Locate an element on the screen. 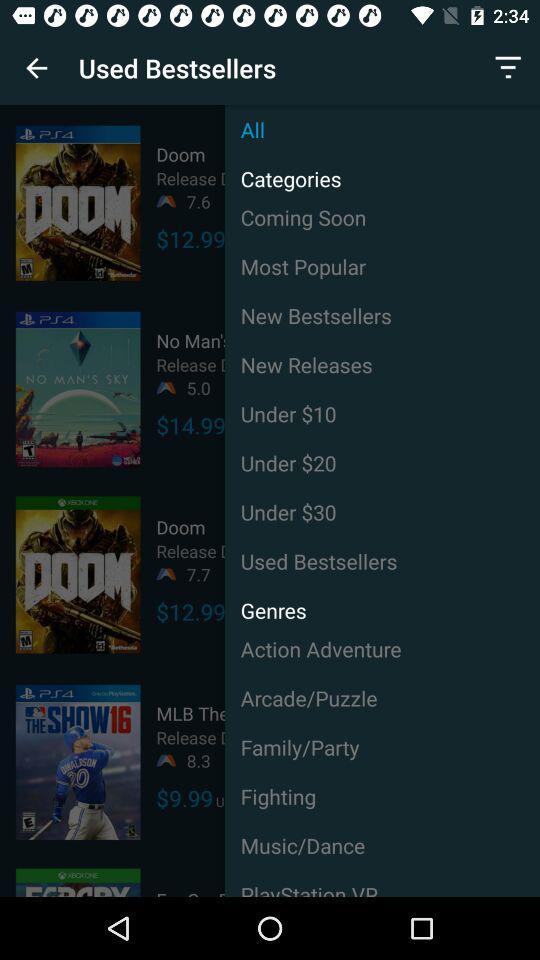  the item to the right of $14.99 is located at coordinates (382, 463).